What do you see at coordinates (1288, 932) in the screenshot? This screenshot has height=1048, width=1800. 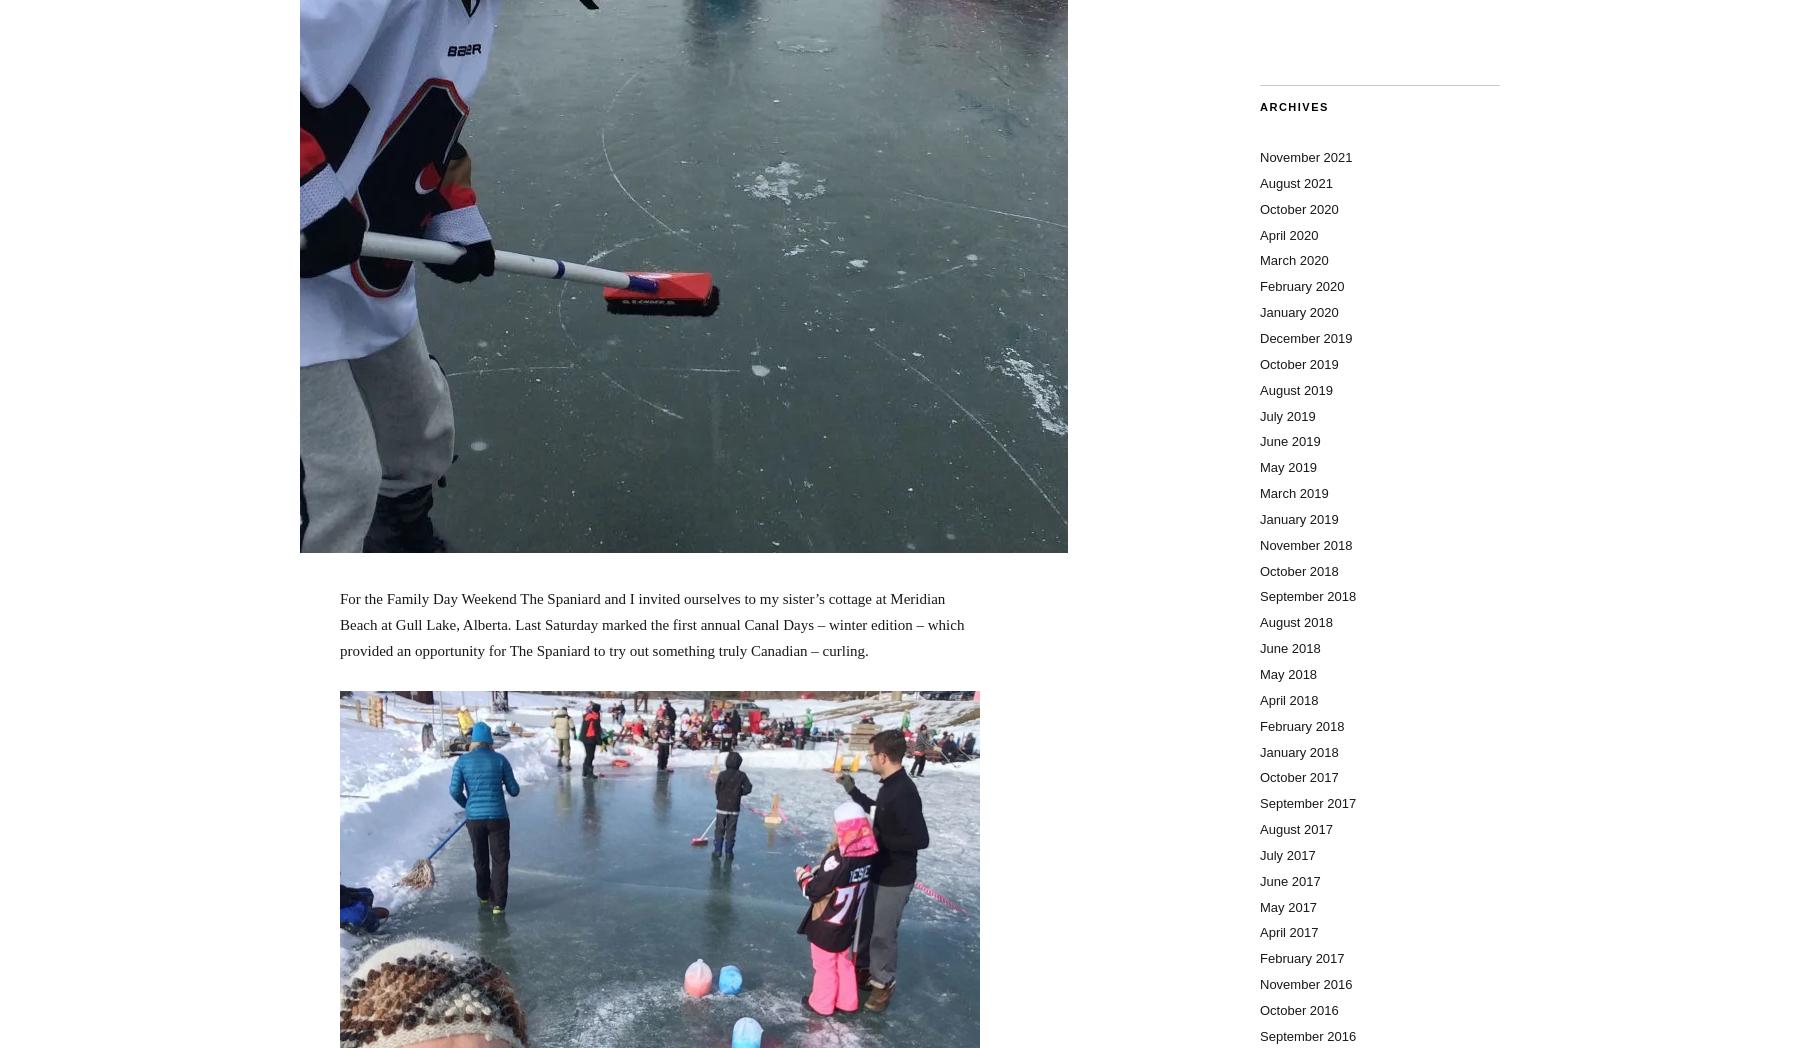 I see `'April 2017'` at bounding box center [1288, 932].